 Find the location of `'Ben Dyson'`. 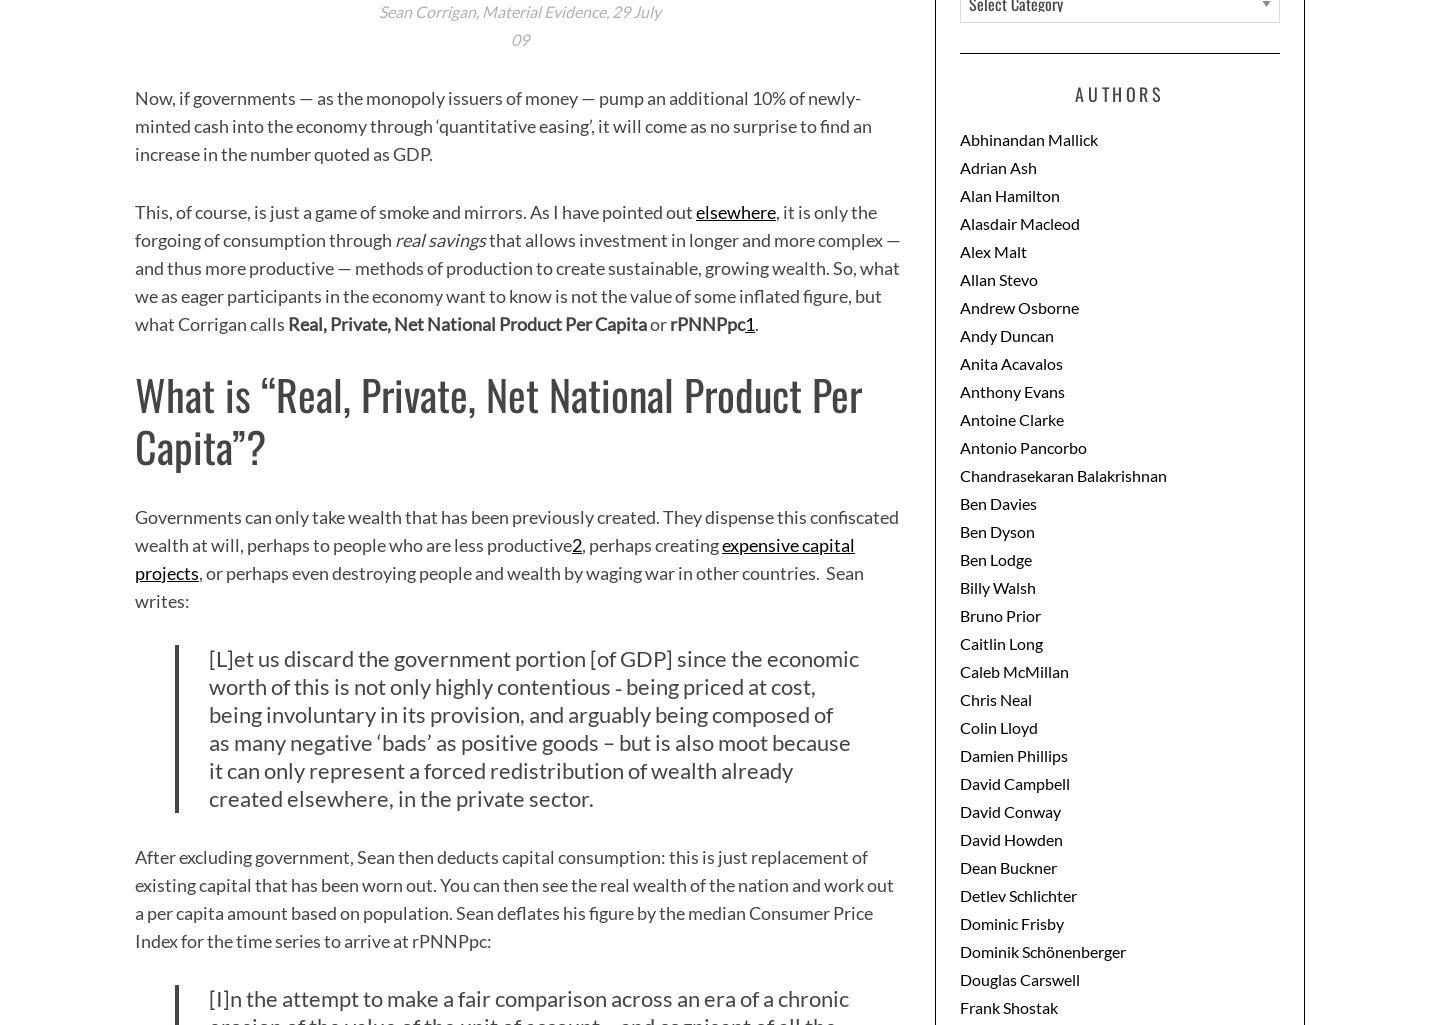

'Ben Dyson' is located at coordinates (996, 529).